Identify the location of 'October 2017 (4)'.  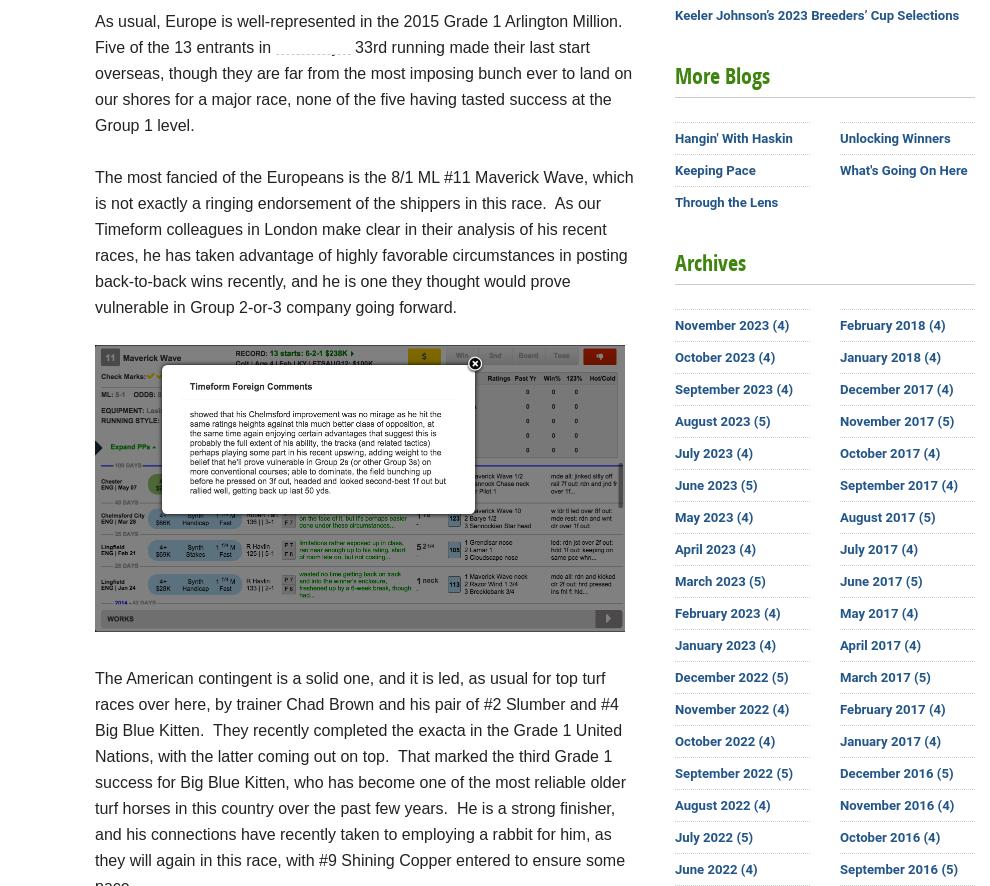
(839, 453).